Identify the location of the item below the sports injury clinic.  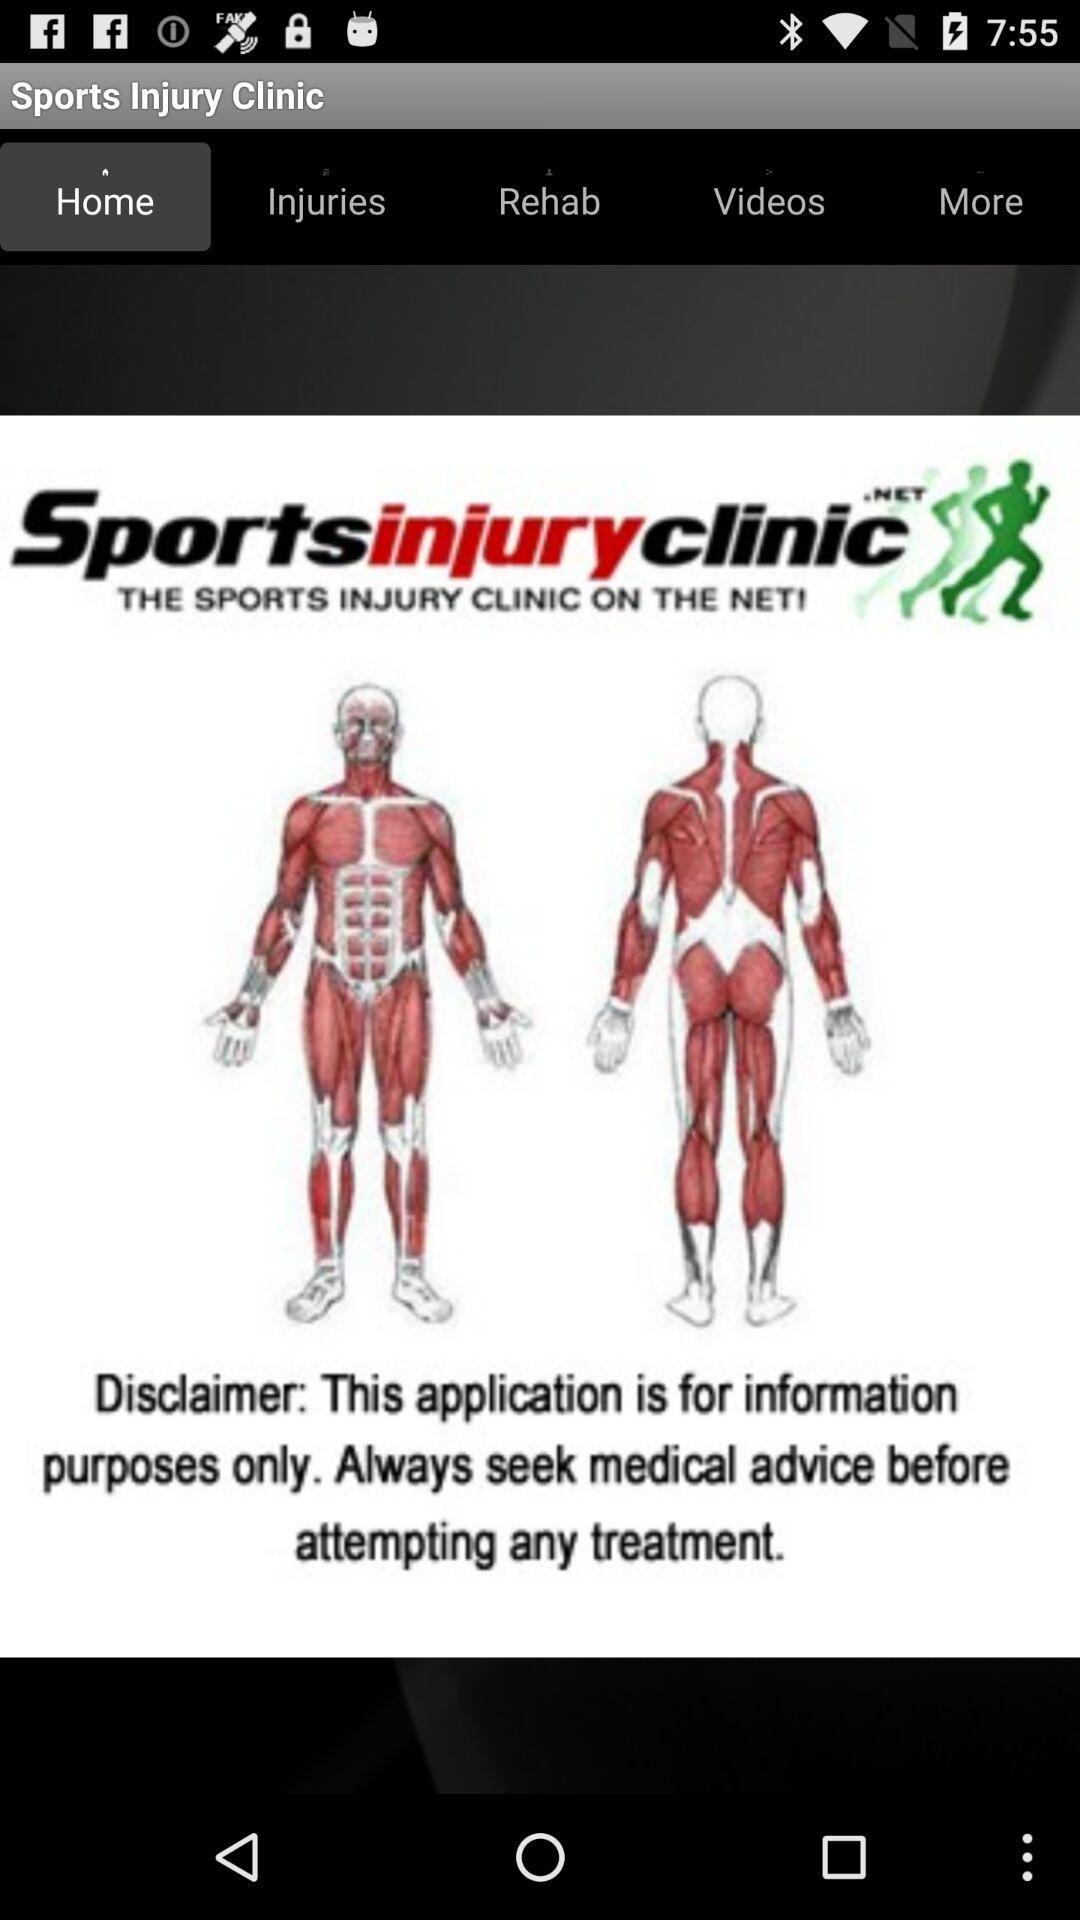
(325, 196).